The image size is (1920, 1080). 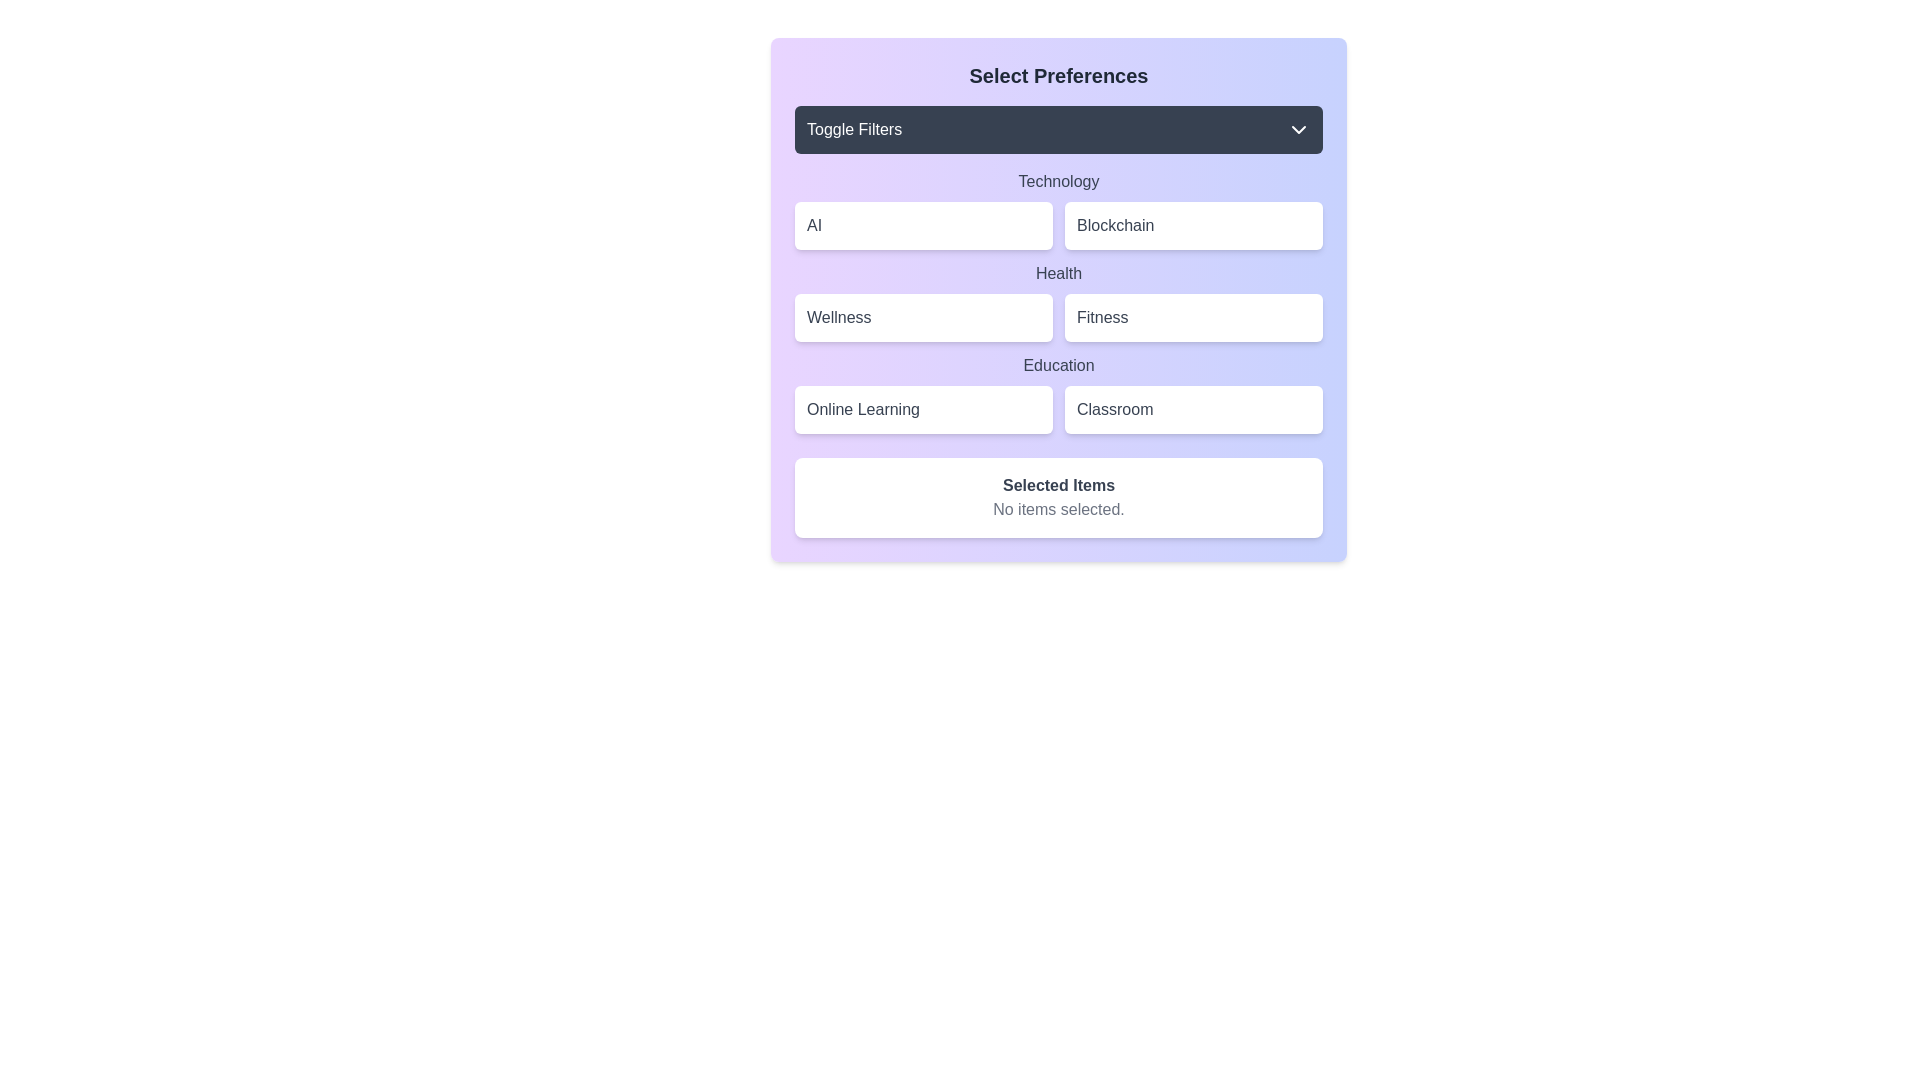 What do you see at coordinates (1299, 130) in the screenshot?
I see `the downward-pointing chevron icon, which is white and located at the far-right corner of the 'Toggle Filters' section in the preference selection modal` at bounding box center [1299, 130].